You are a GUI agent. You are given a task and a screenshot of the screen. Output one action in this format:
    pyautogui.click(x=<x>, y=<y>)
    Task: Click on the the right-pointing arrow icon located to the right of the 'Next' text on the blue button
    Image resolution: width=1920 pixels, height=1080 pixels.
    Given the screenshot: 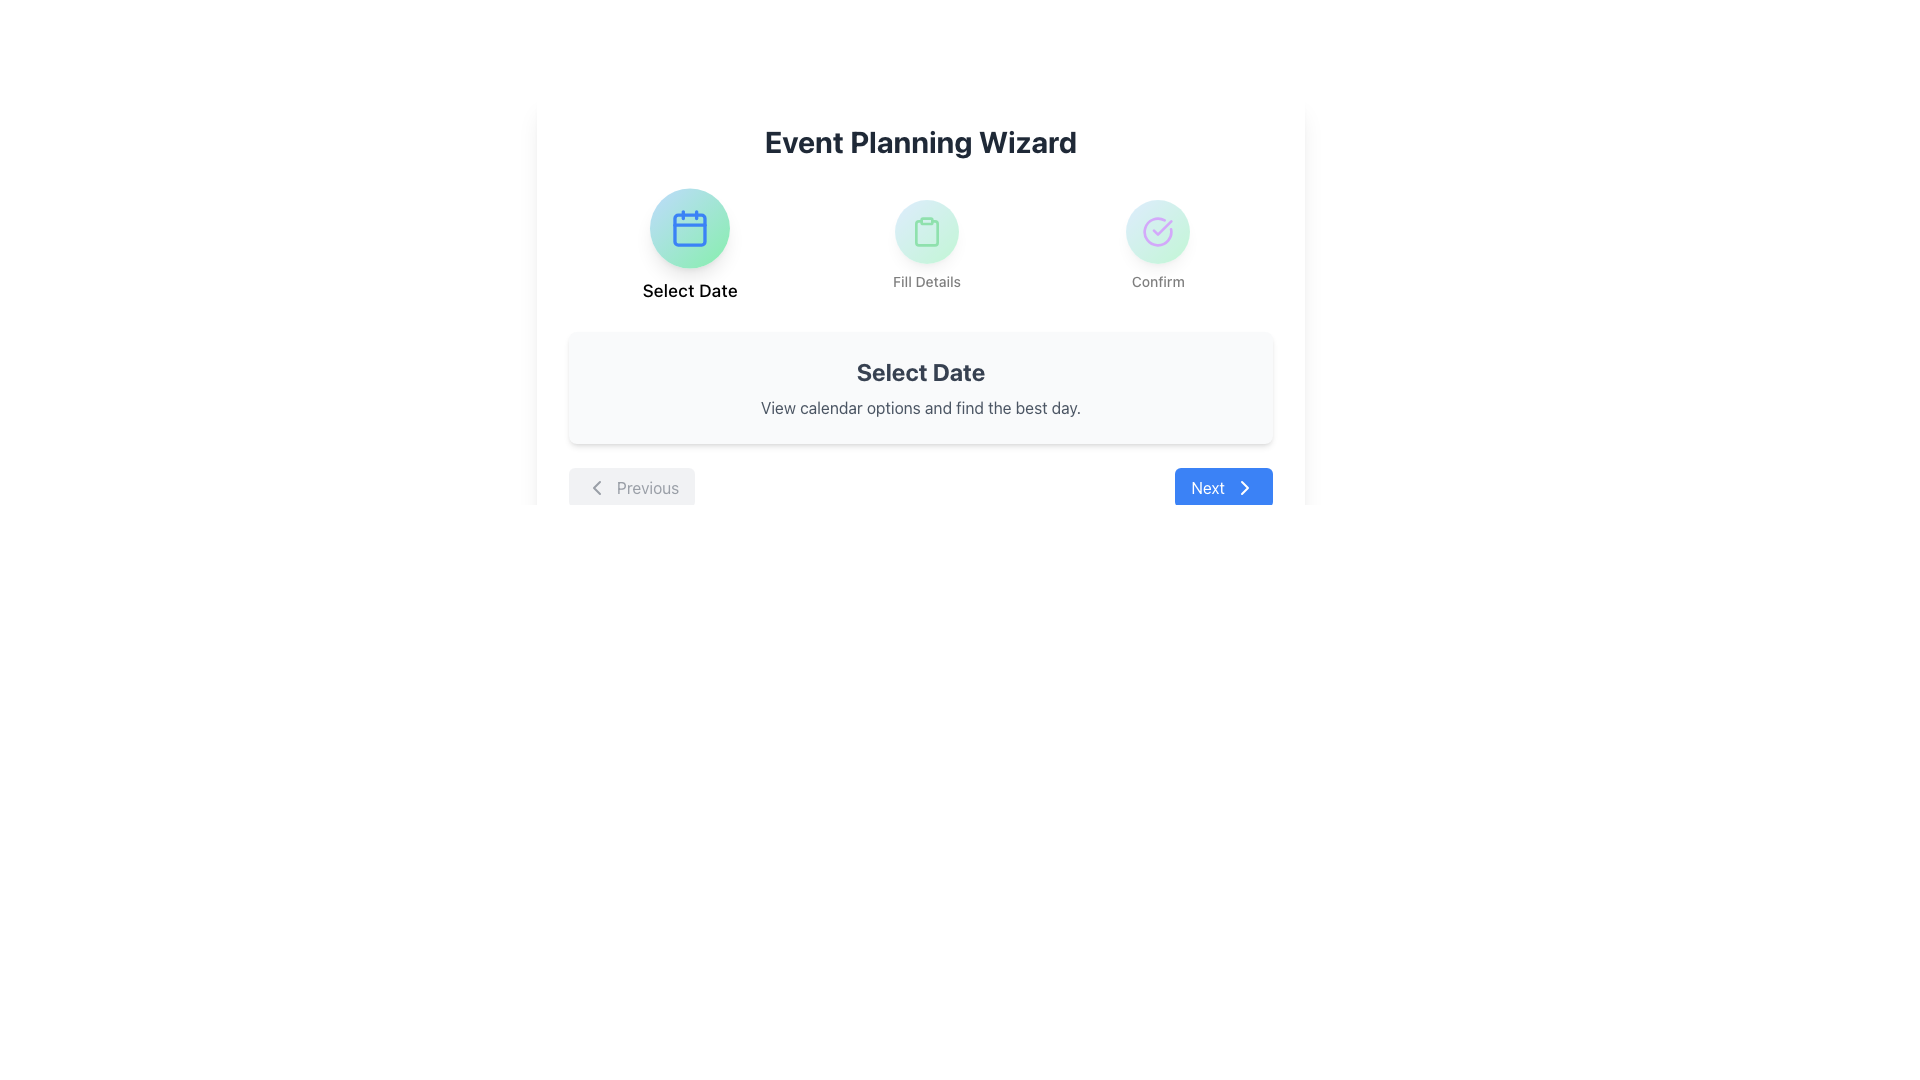 What is the action you would take?
    pyautogui.click(x=1243, y=488)
    